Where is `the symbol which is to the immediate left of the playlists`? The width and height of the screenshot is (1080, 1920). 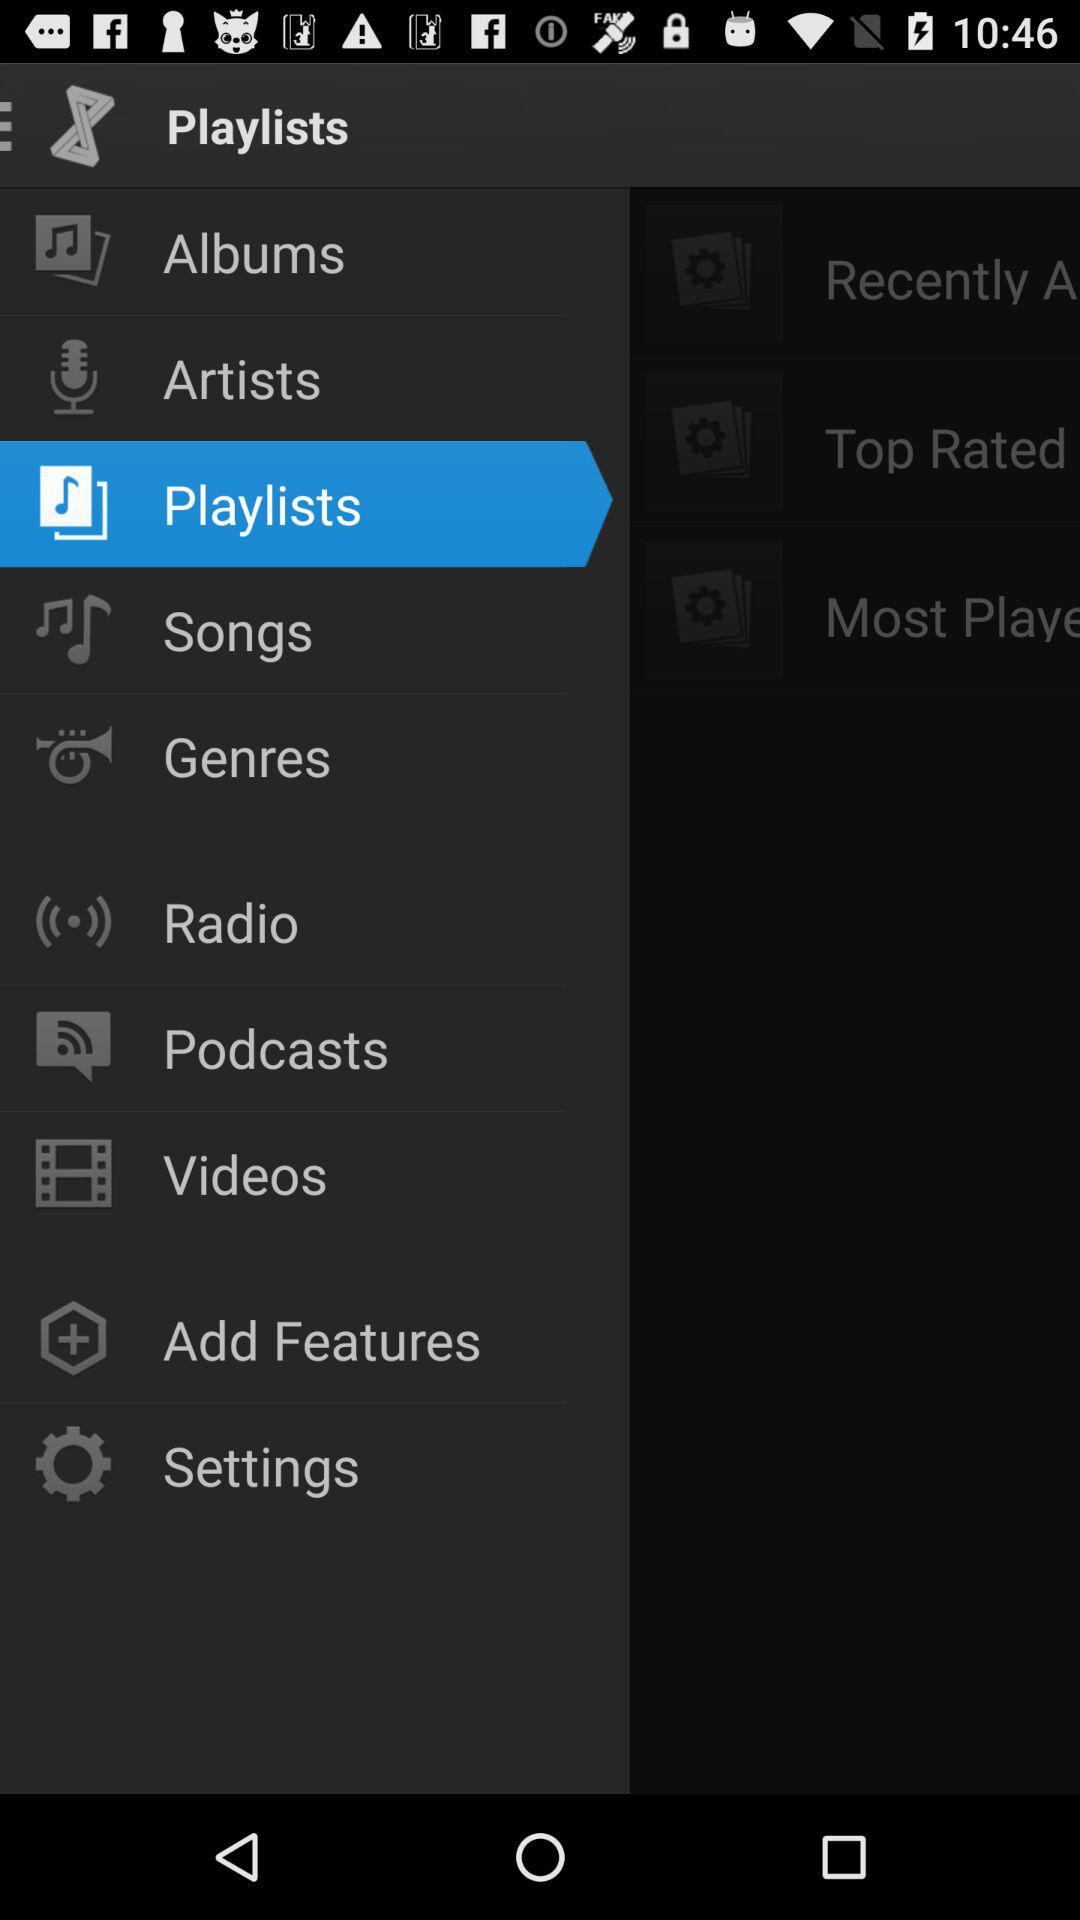 the symbol which is to the immediate left of the playlists is located at coordinates (72, 504).